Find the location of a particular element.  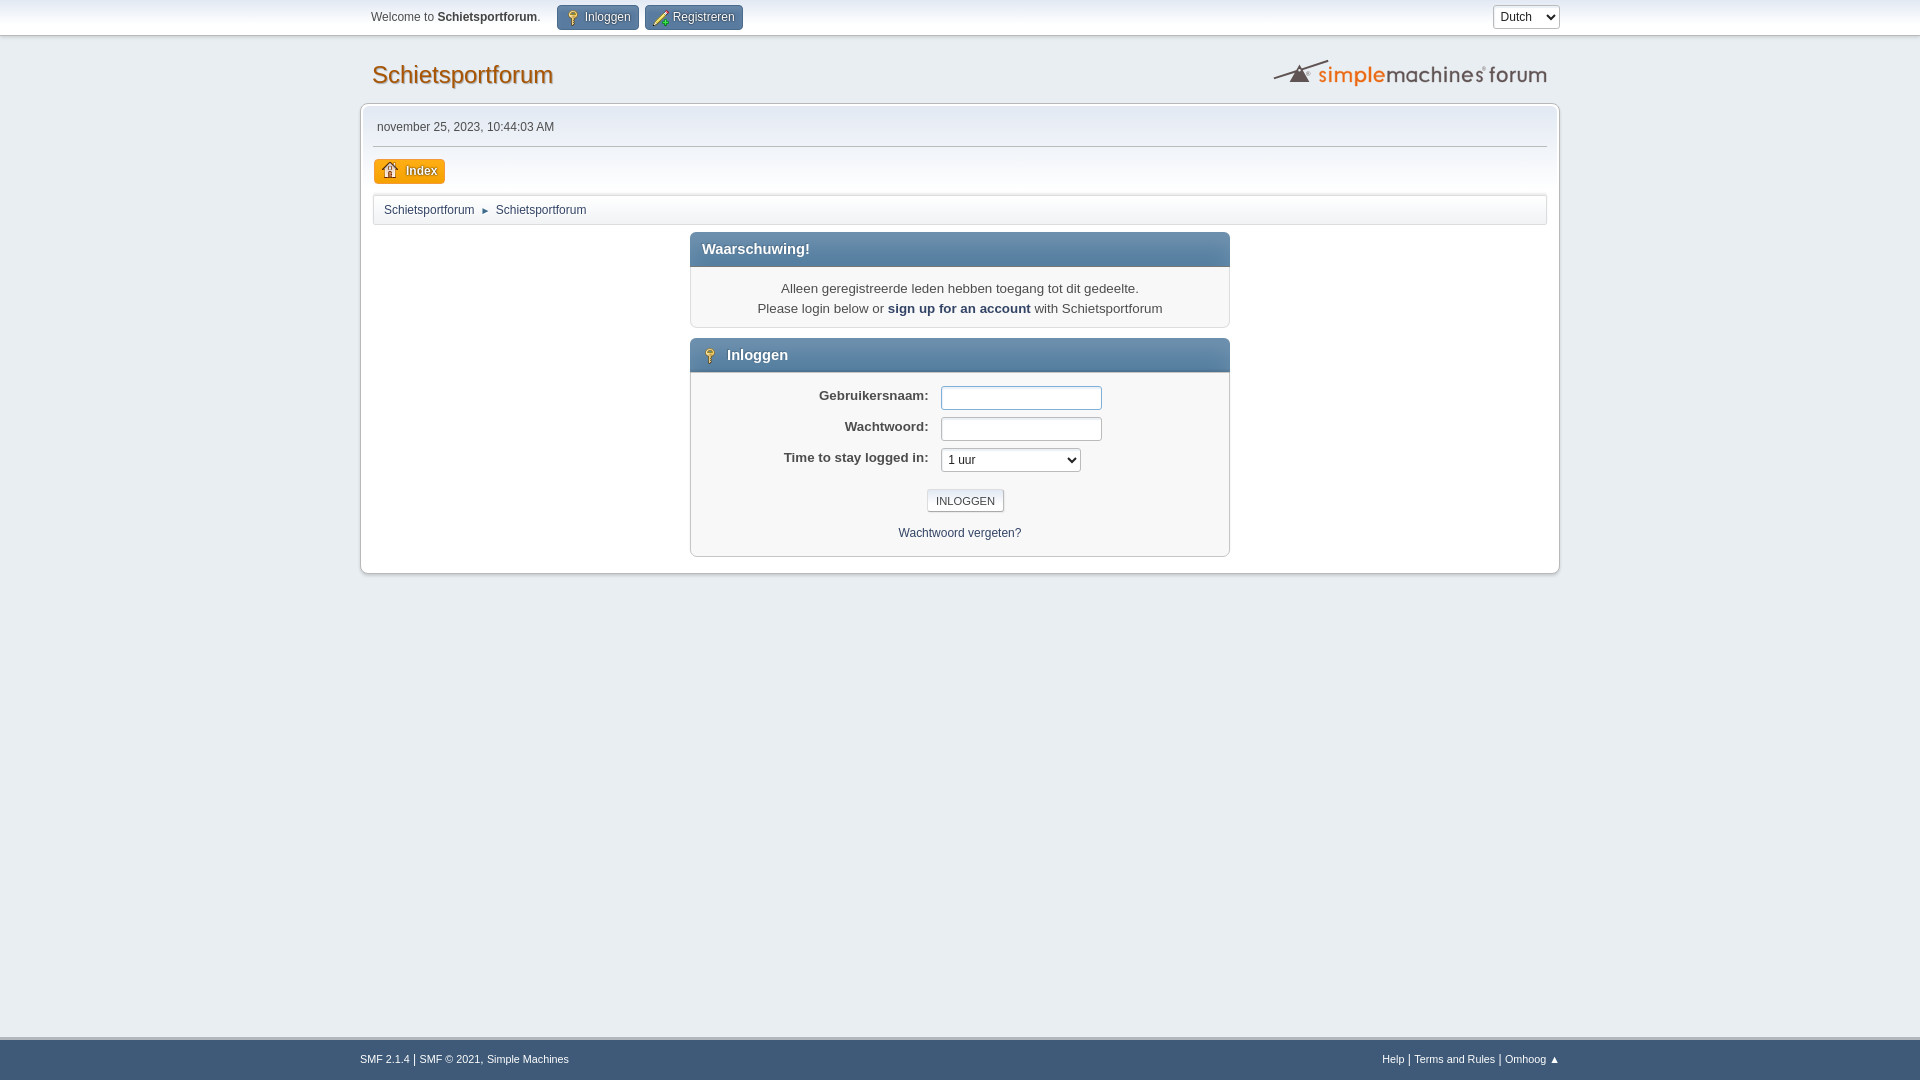

'Index' is located at coordinates (408, 170).